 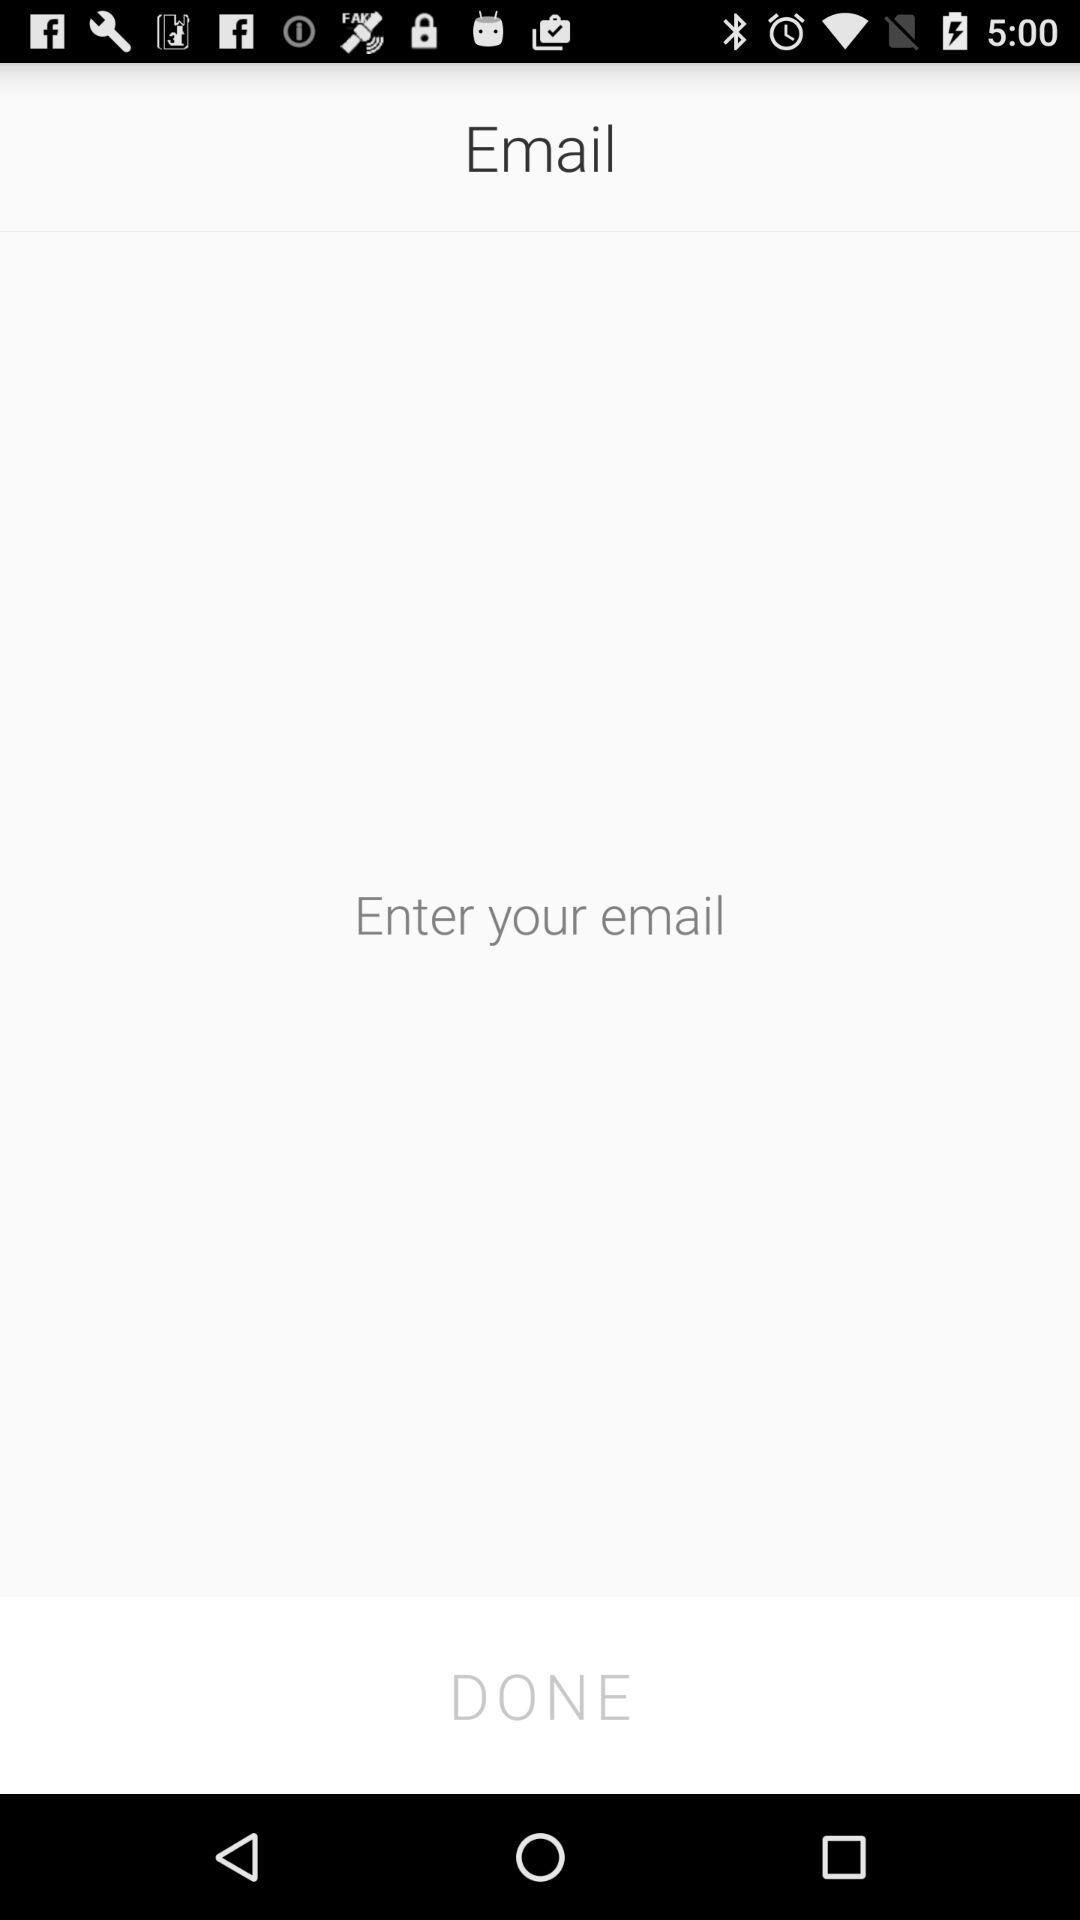 What do you see at coordinates (540, 912) in the screenshot?
I see `your email` at bounding box center [540, 912].